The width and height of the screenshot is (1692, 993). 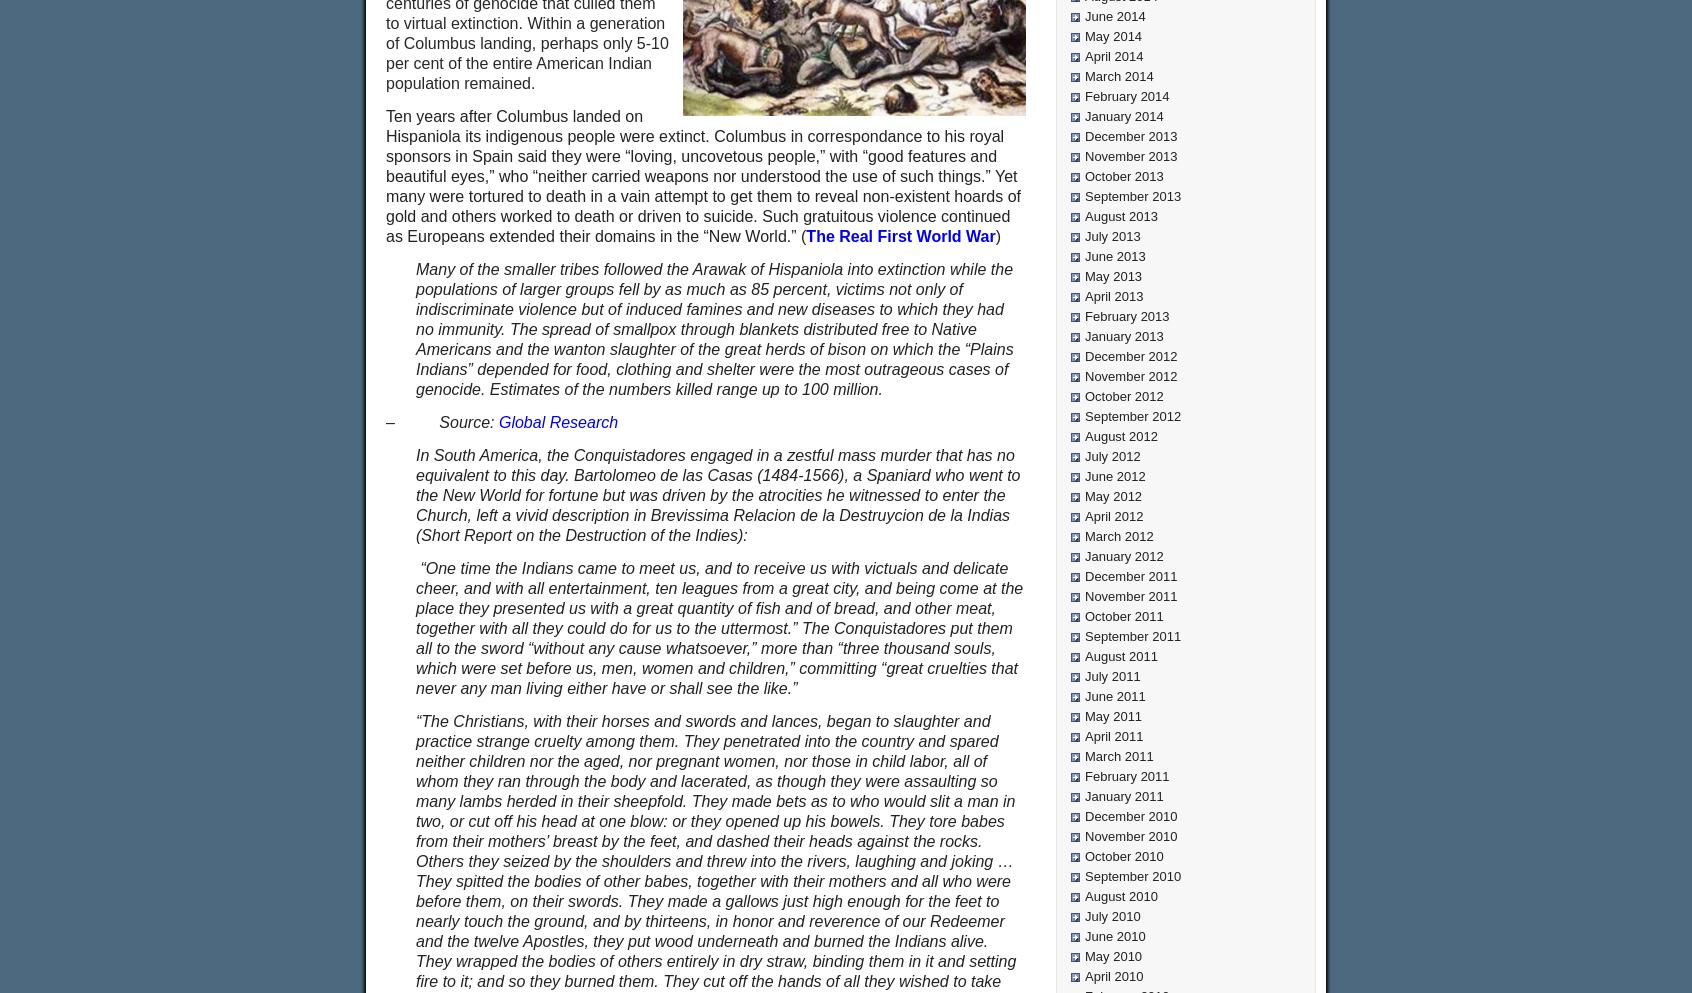 I want to click on 'August 2012', so click(x=1121, y=436).